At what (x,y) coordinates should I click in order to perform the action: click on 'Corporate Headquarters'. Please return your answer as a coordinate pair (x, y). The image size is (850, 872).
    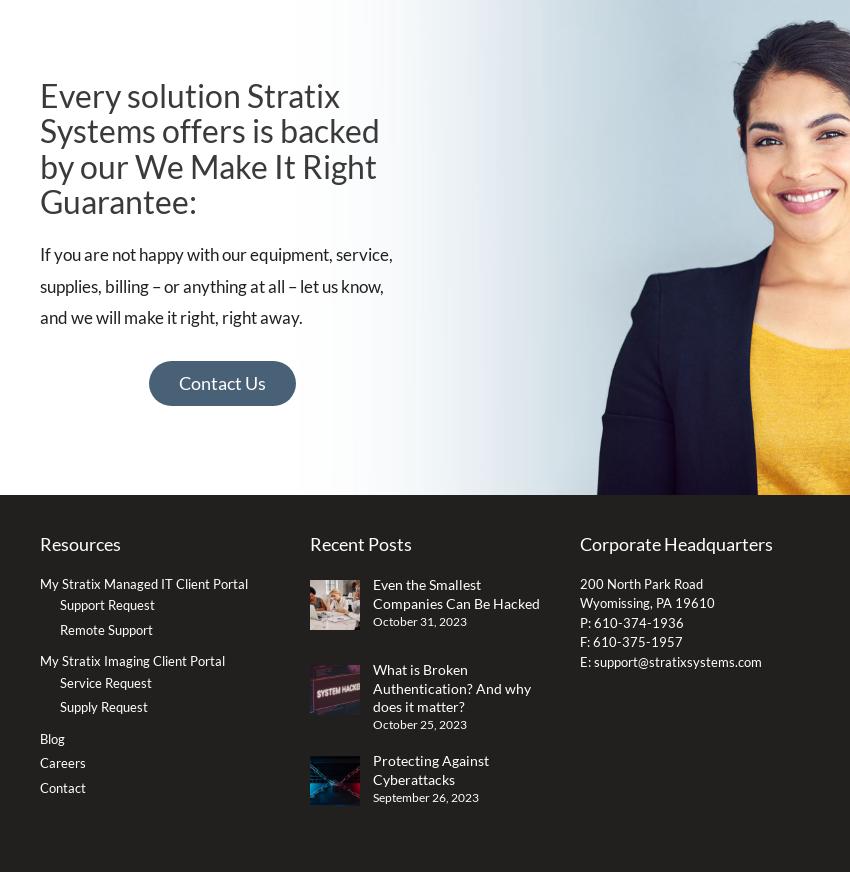
    Looking at the image, I should click on (675, 543).